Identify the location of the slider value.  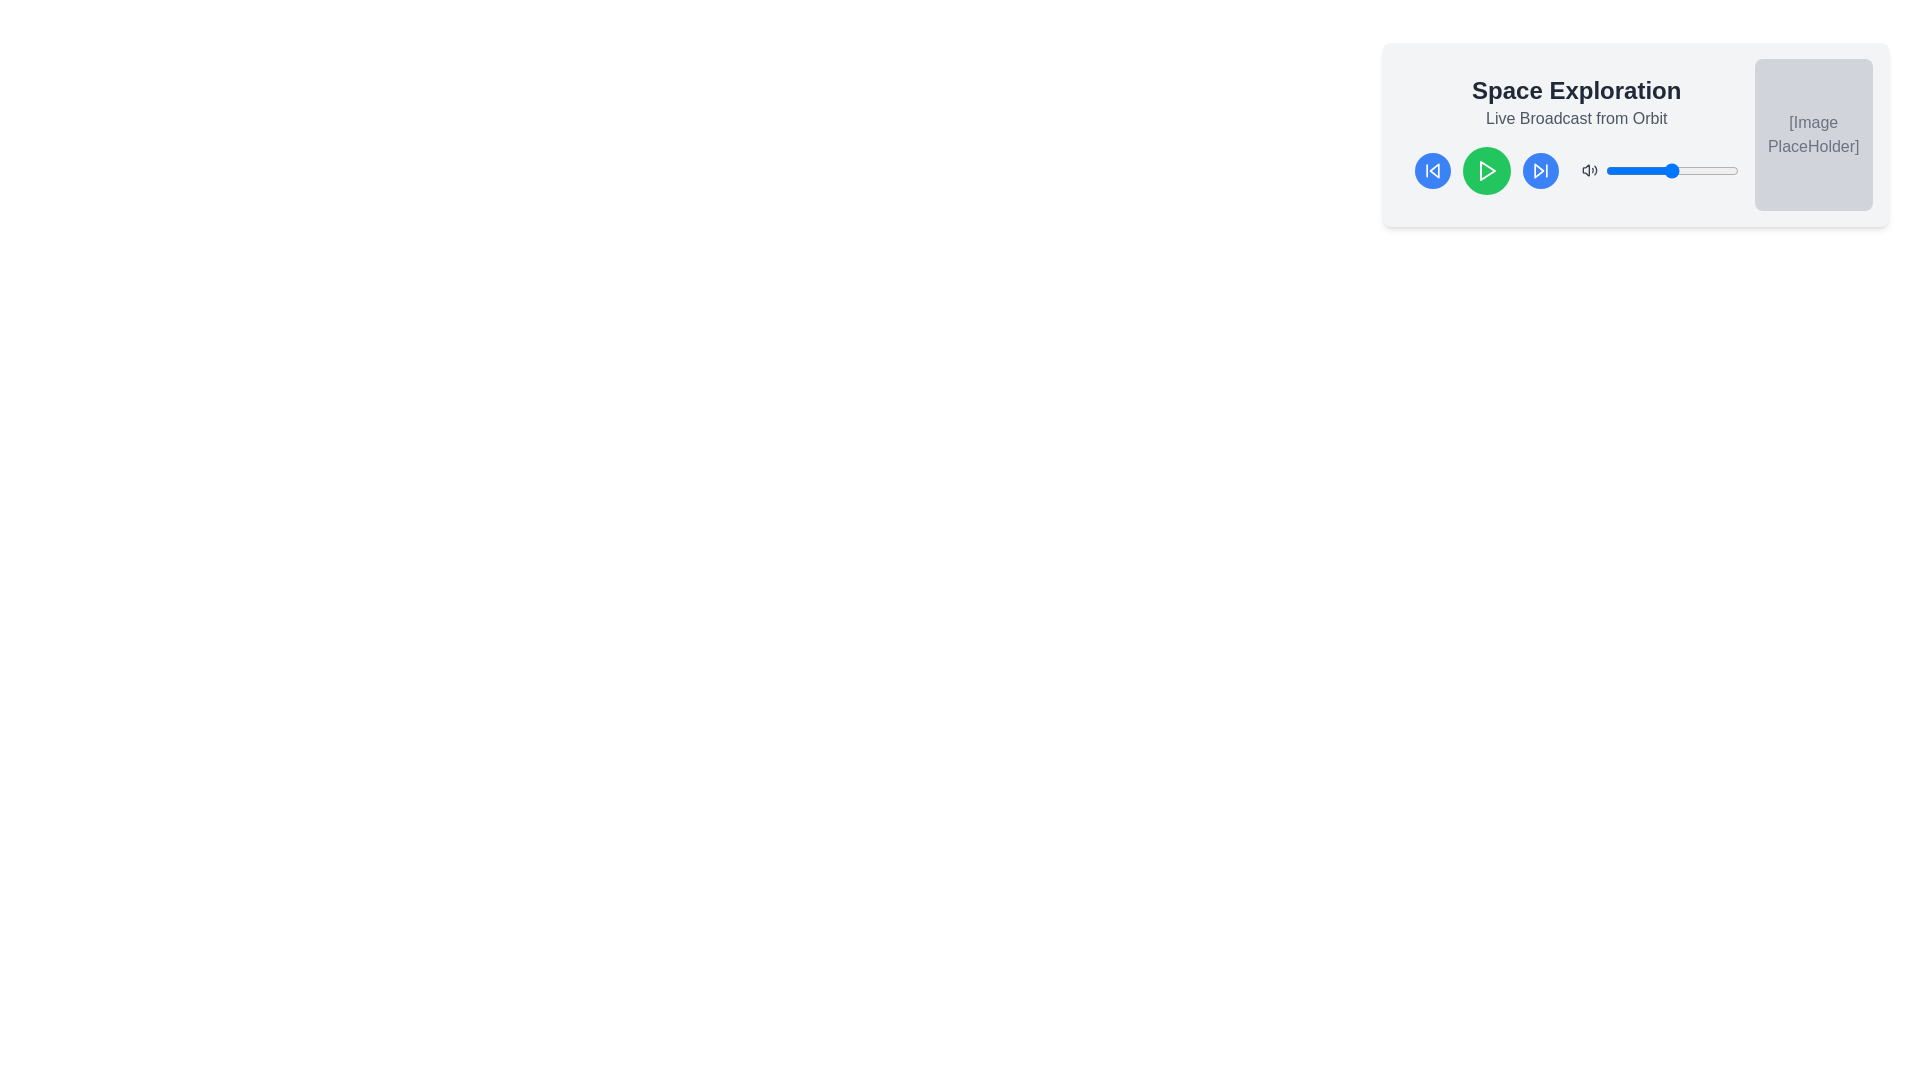
(1622, 169).